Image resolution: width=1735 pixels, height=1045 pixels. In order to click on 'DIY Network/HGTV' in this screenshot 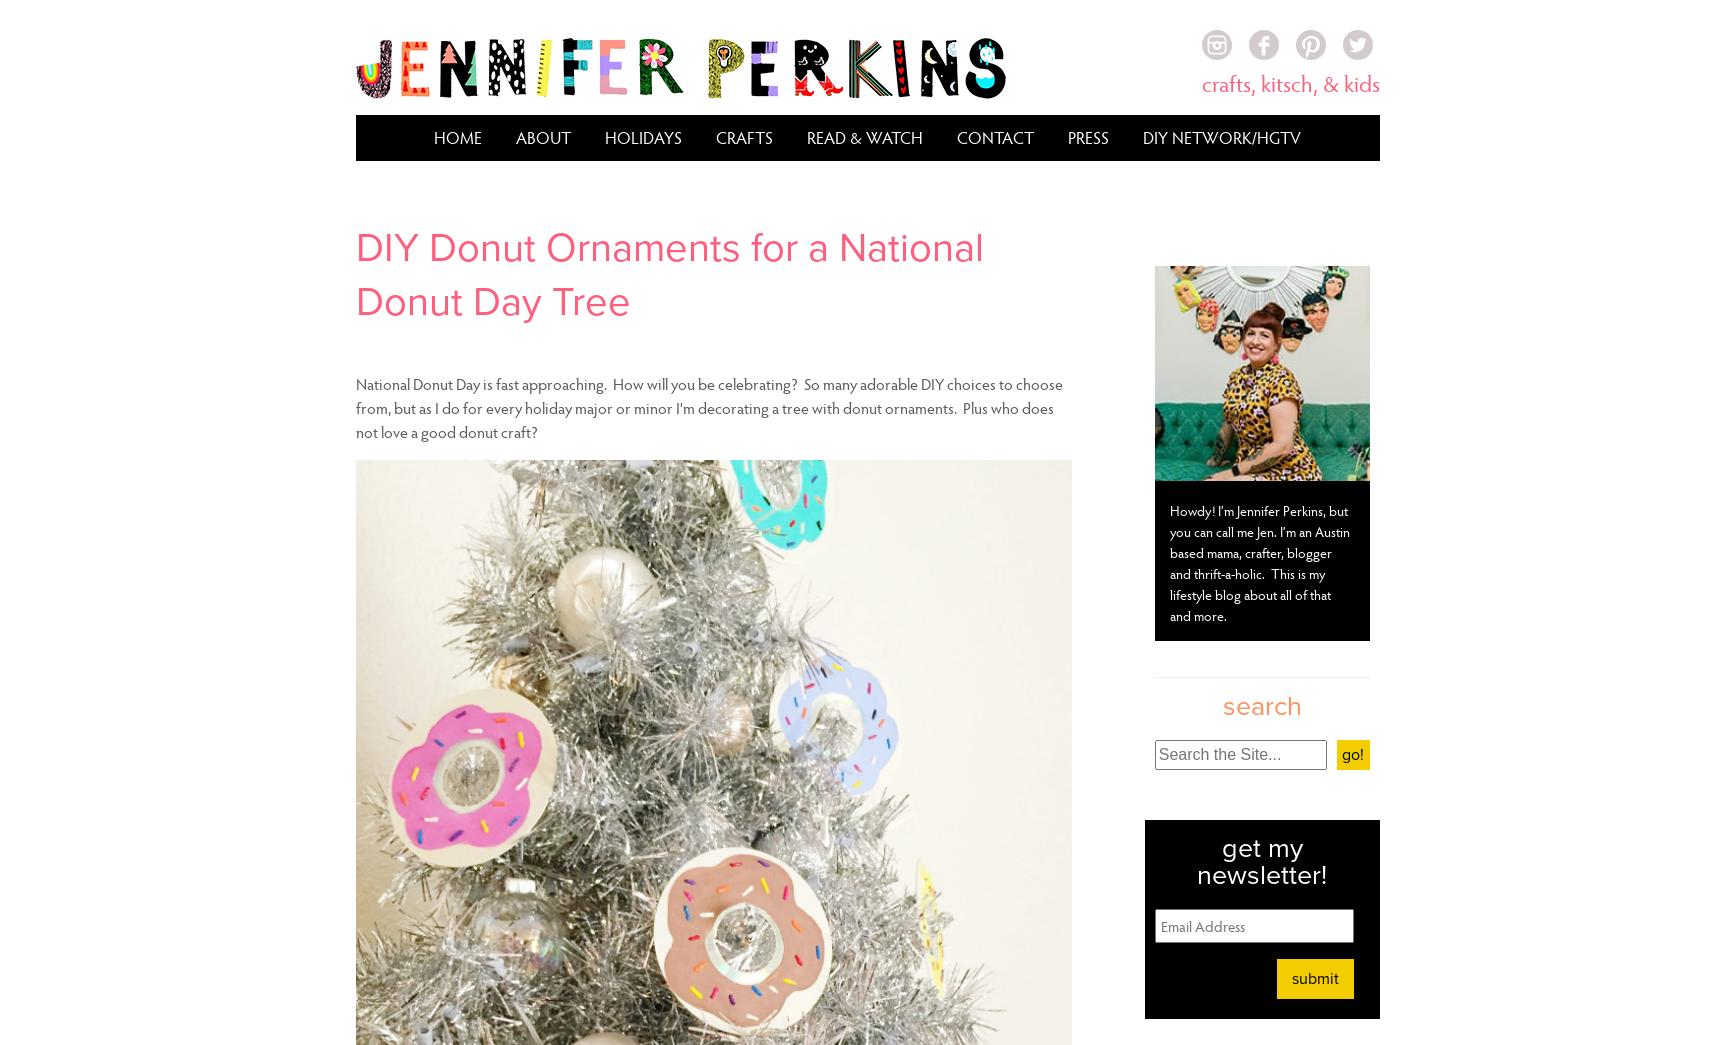, I will do `click(1220, 136)`.